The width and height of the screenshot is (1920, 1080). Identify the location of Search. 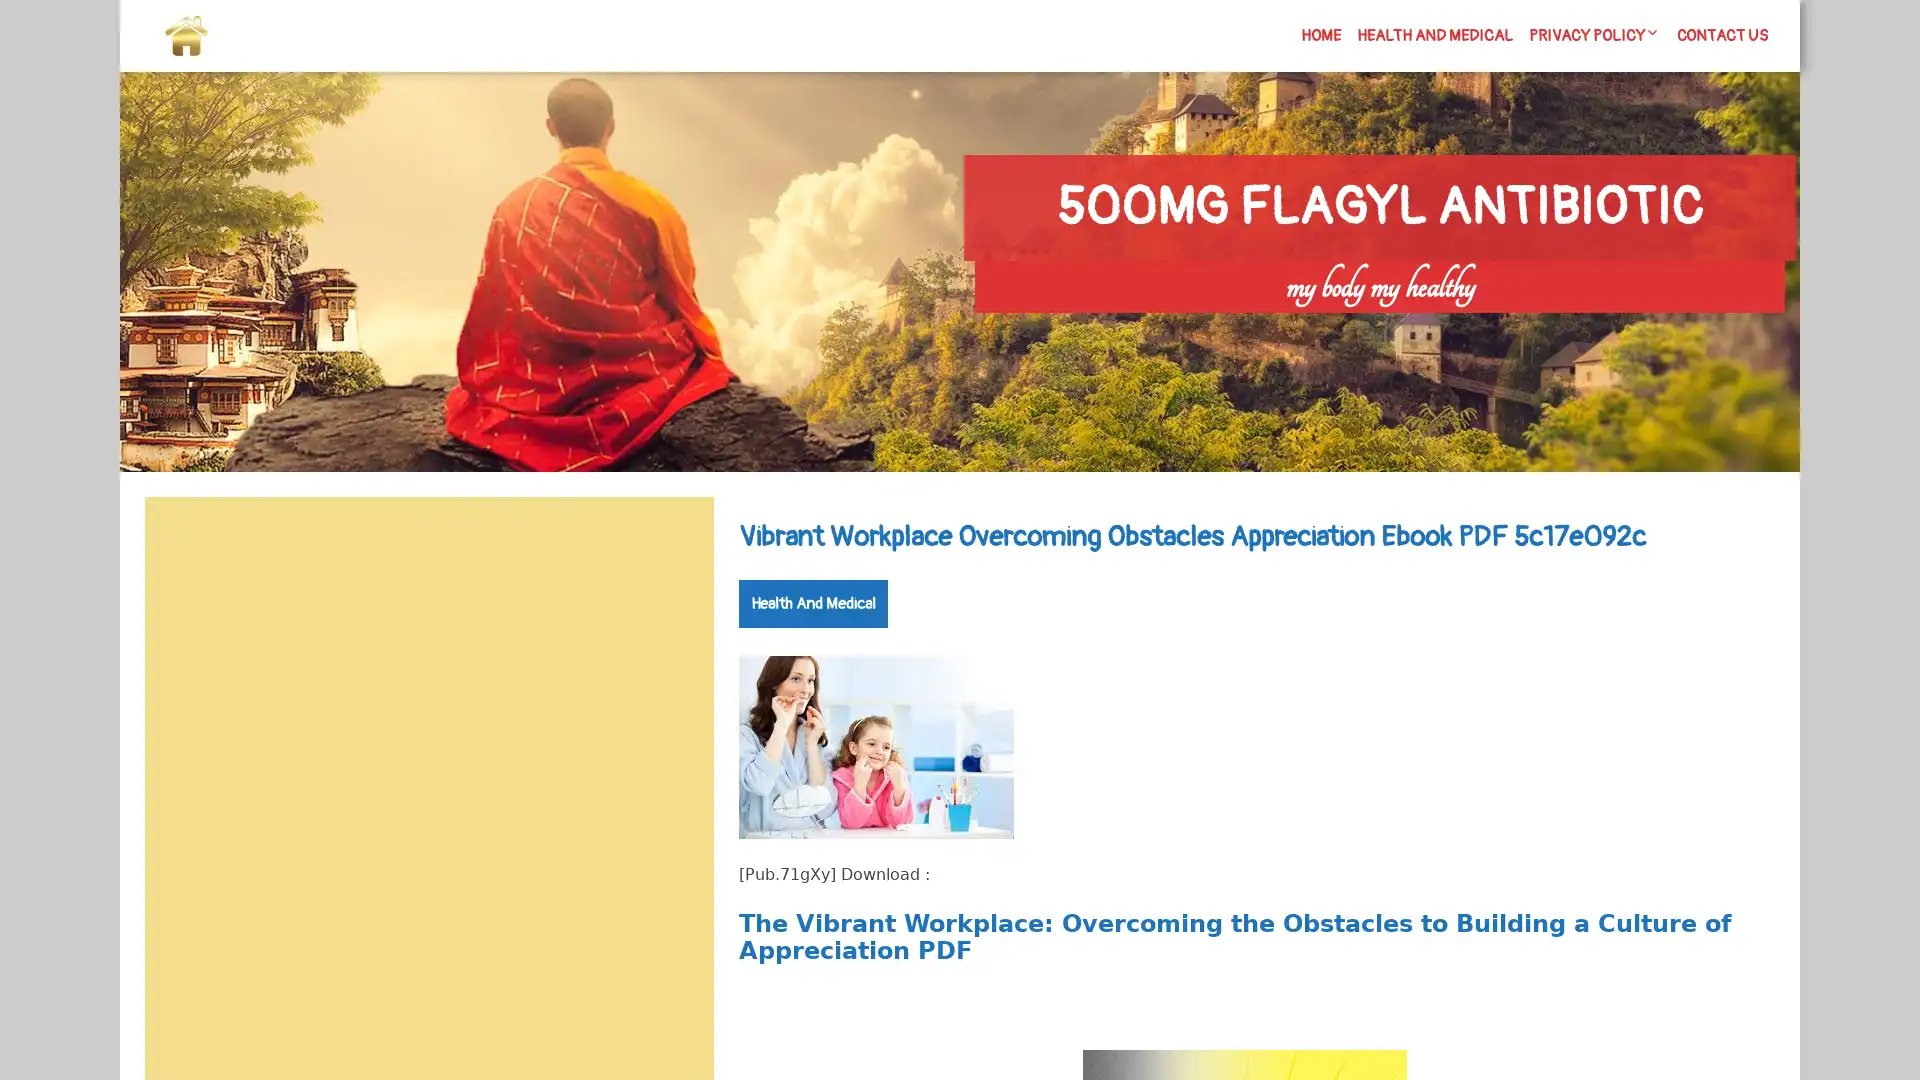
(1557, 327).